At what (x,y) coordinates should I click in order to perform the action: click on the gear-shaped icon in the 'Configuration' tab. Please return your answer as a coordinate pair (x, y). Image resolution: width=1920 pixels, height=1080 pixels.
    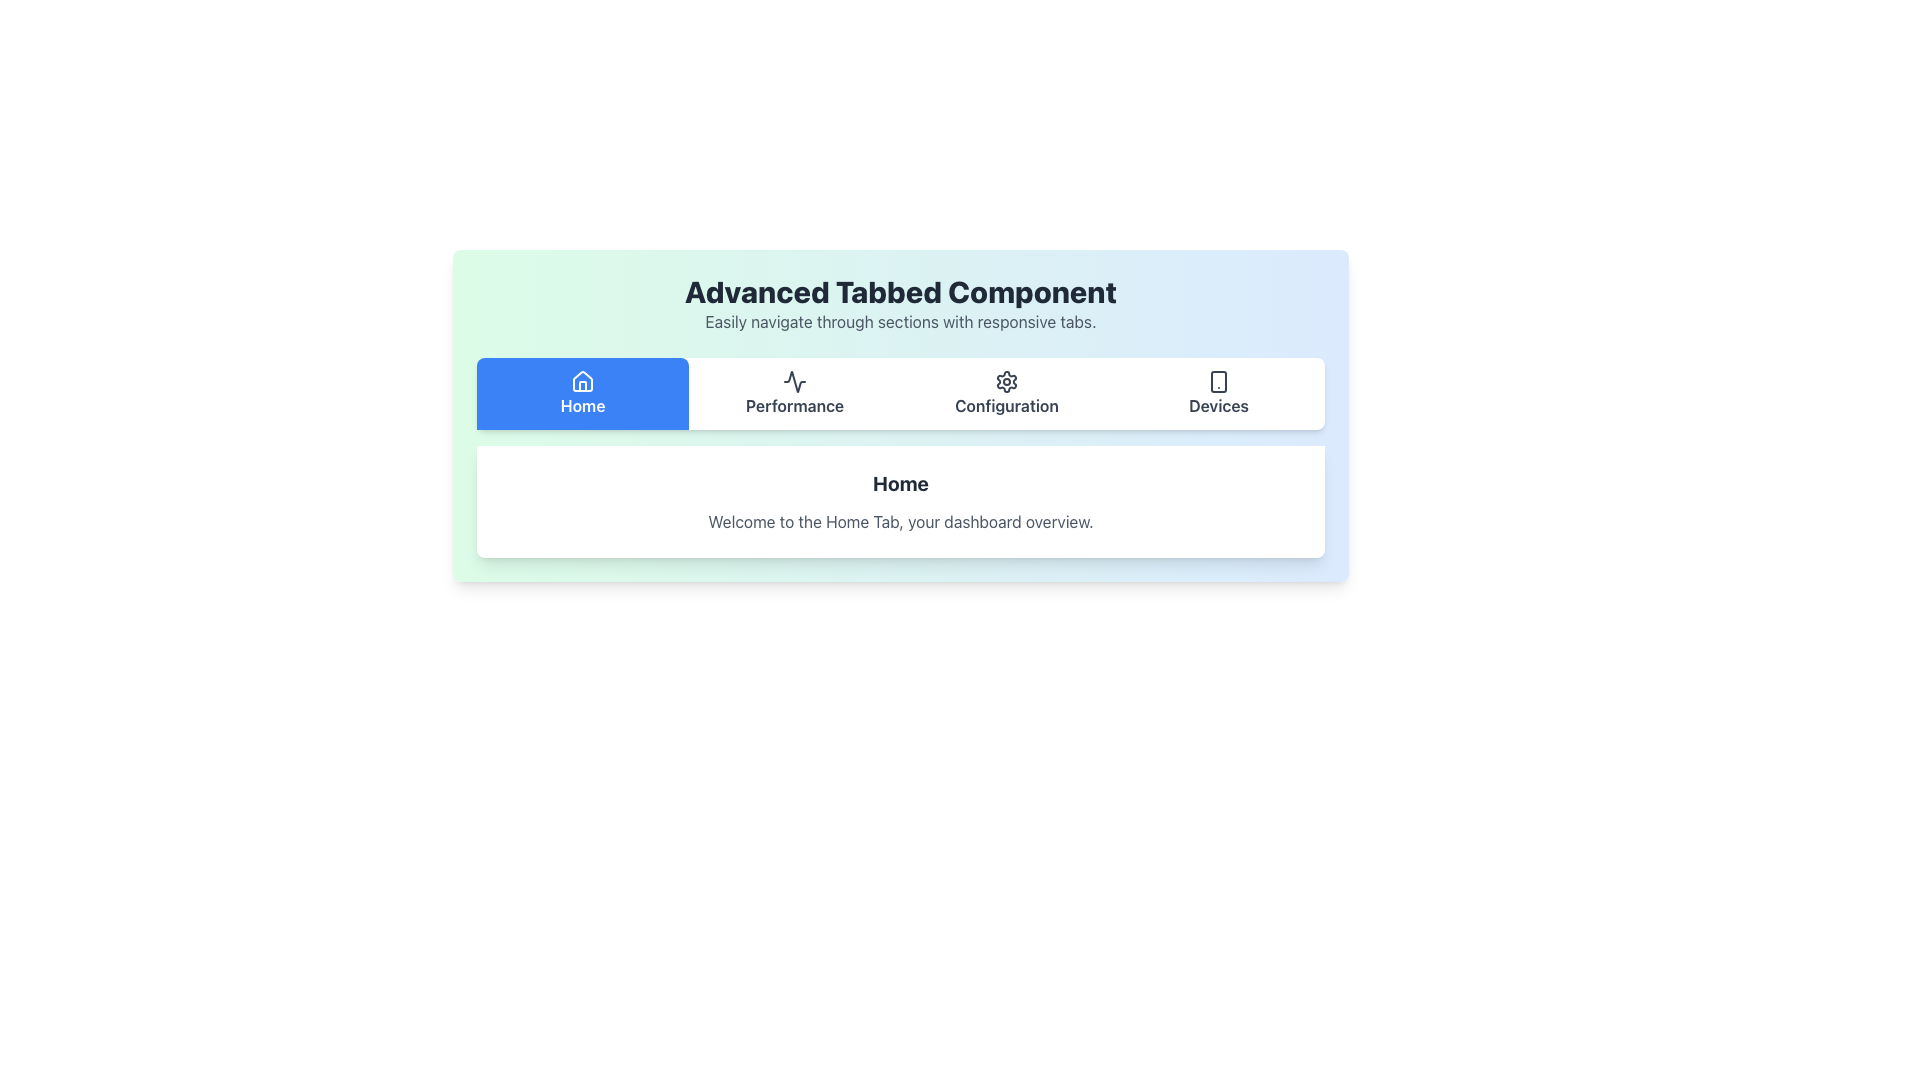
    Looking at the image, I should click on (1007, 381).